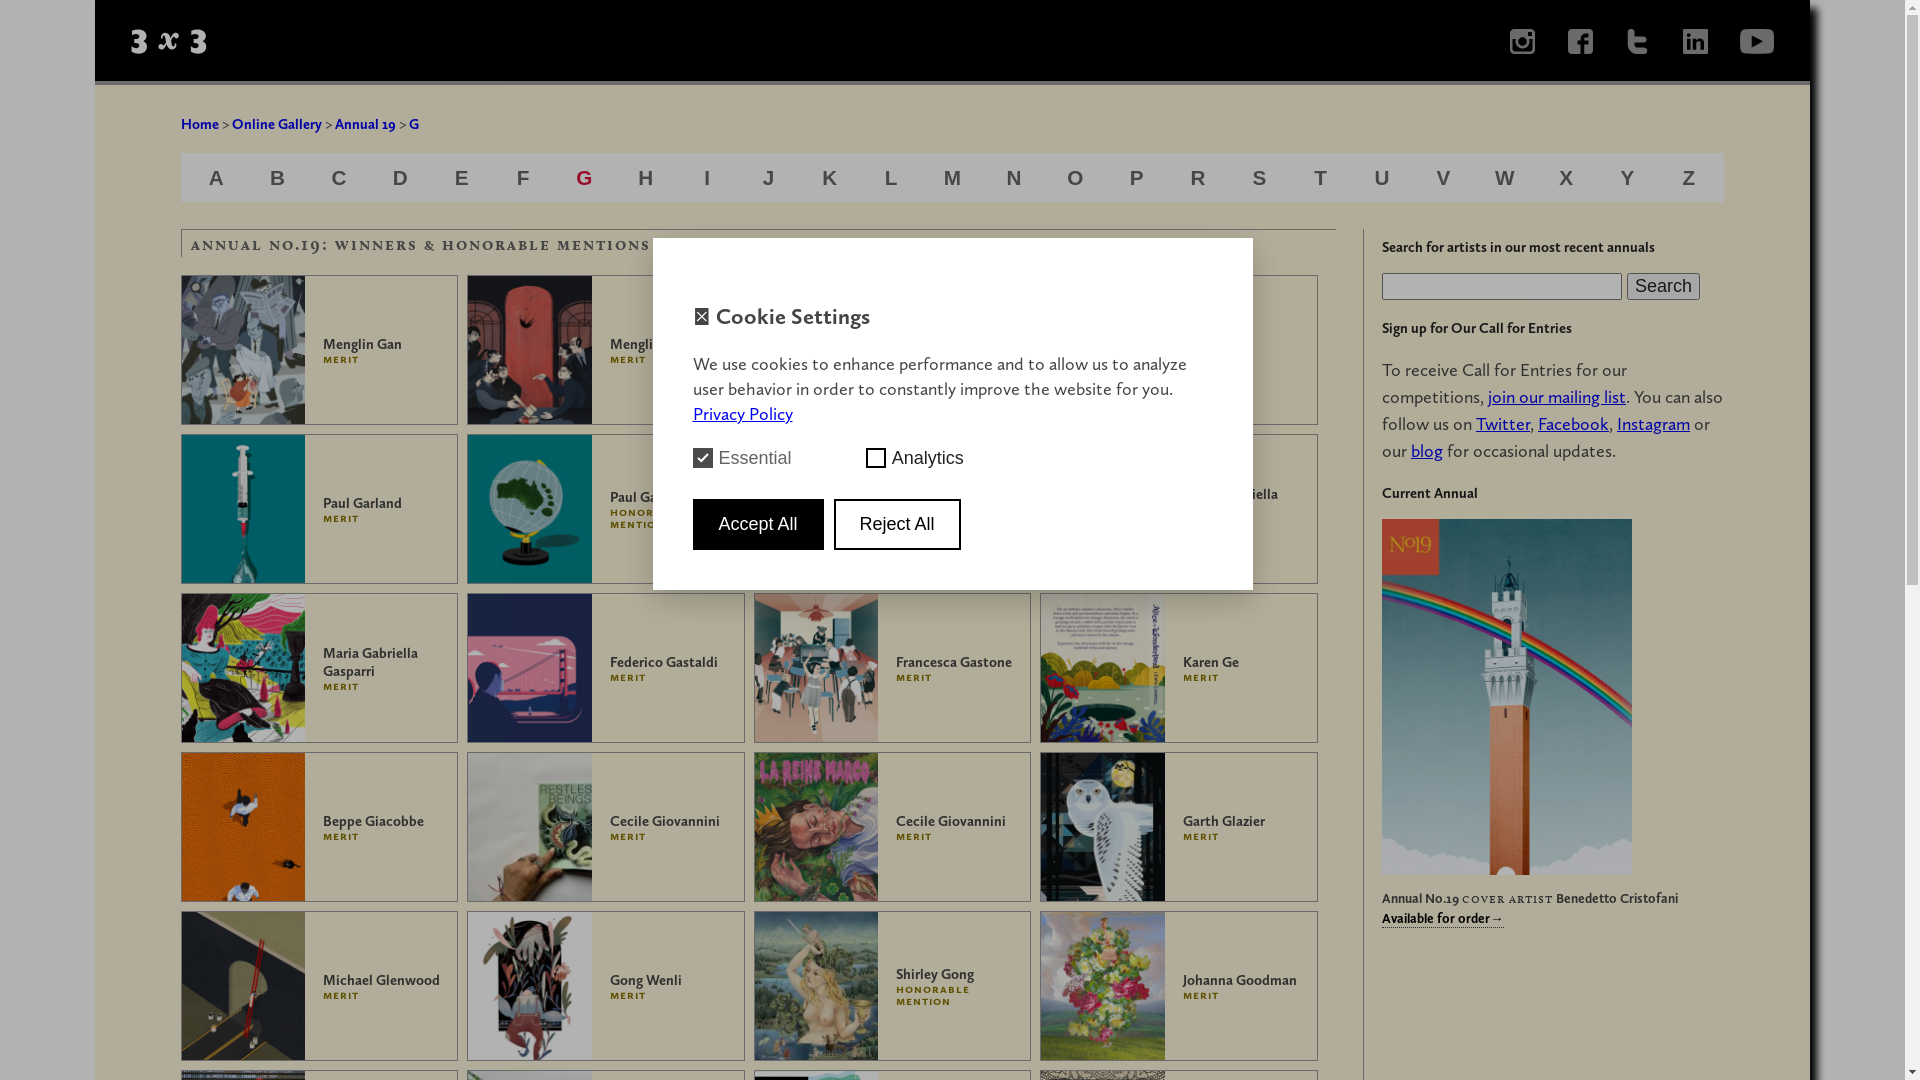 Image resolution: width=1920 pixels, height=1080 pixels. What do you see at coordinates (1179, 667) in the screenshot?
I see `'Karen Ge` at bounding box center [1179, 667].